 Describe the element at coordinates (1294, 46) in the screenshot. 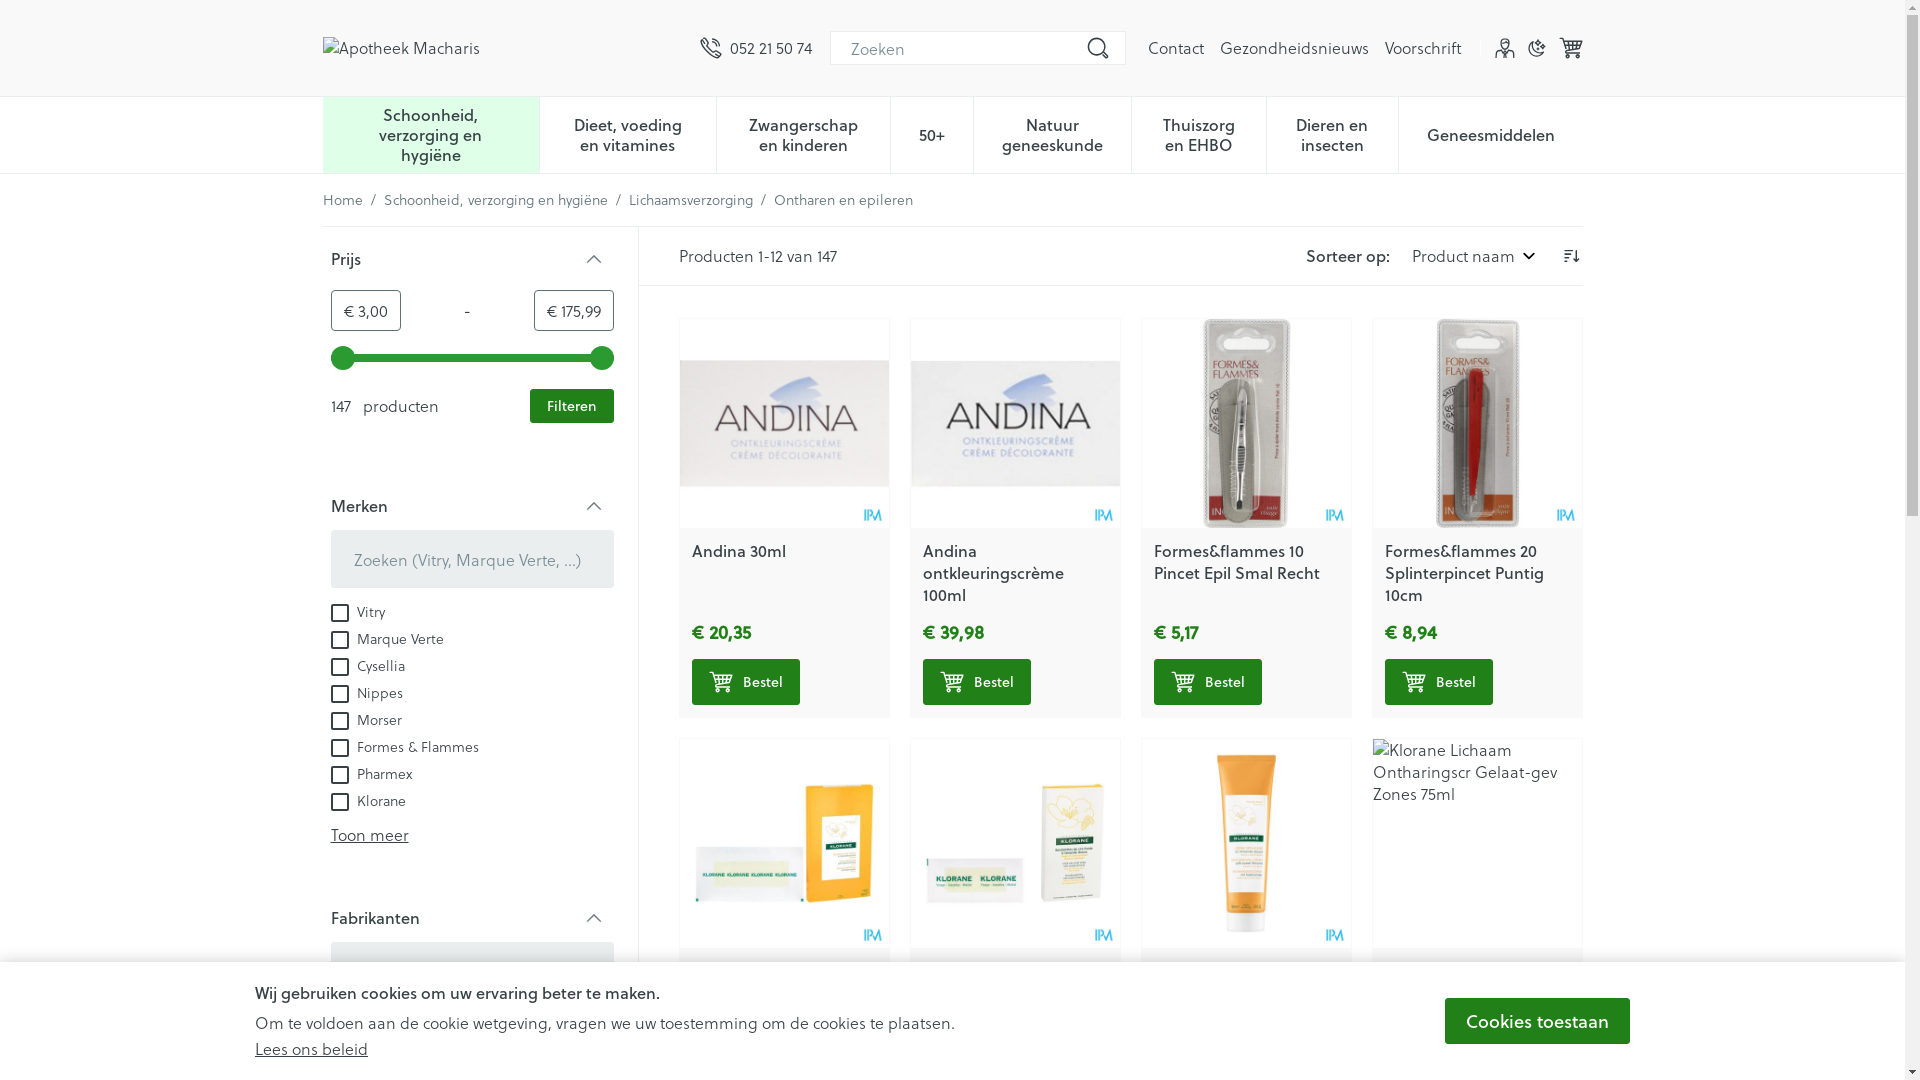

I see `'Gezondheidsnieuws'` at that location.